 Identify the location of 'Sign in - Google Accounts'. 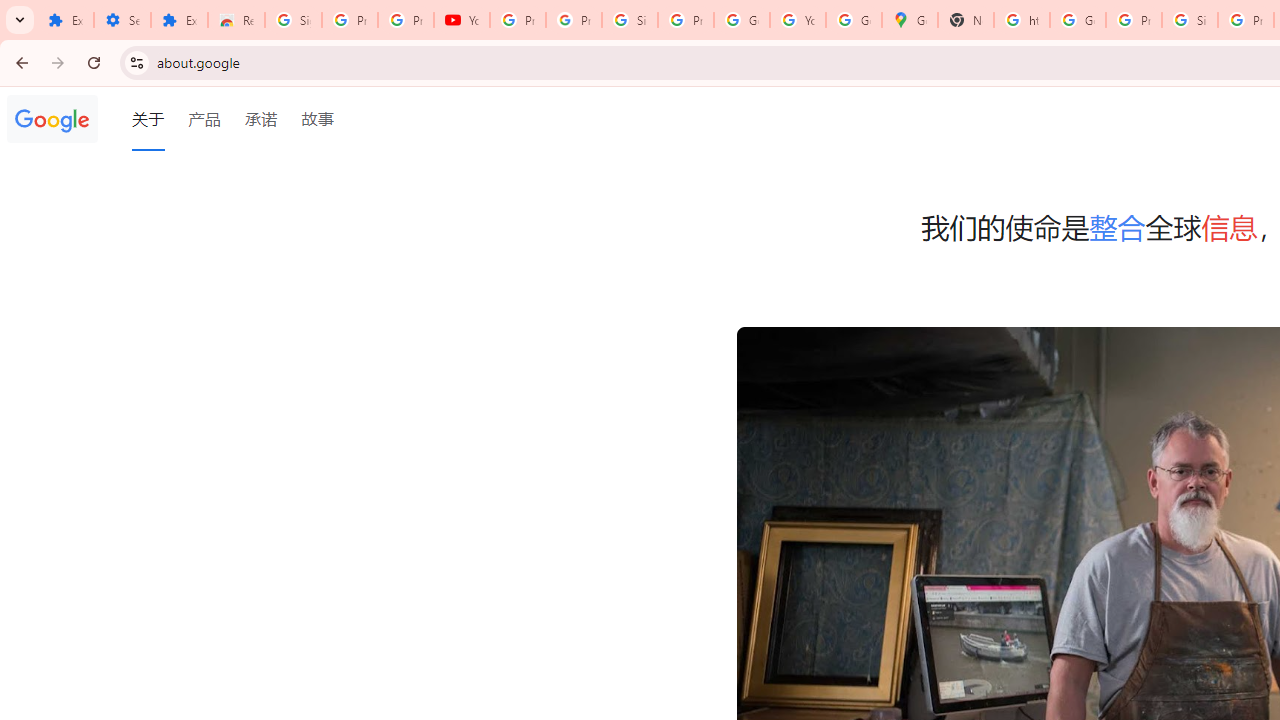
(1190, 20).